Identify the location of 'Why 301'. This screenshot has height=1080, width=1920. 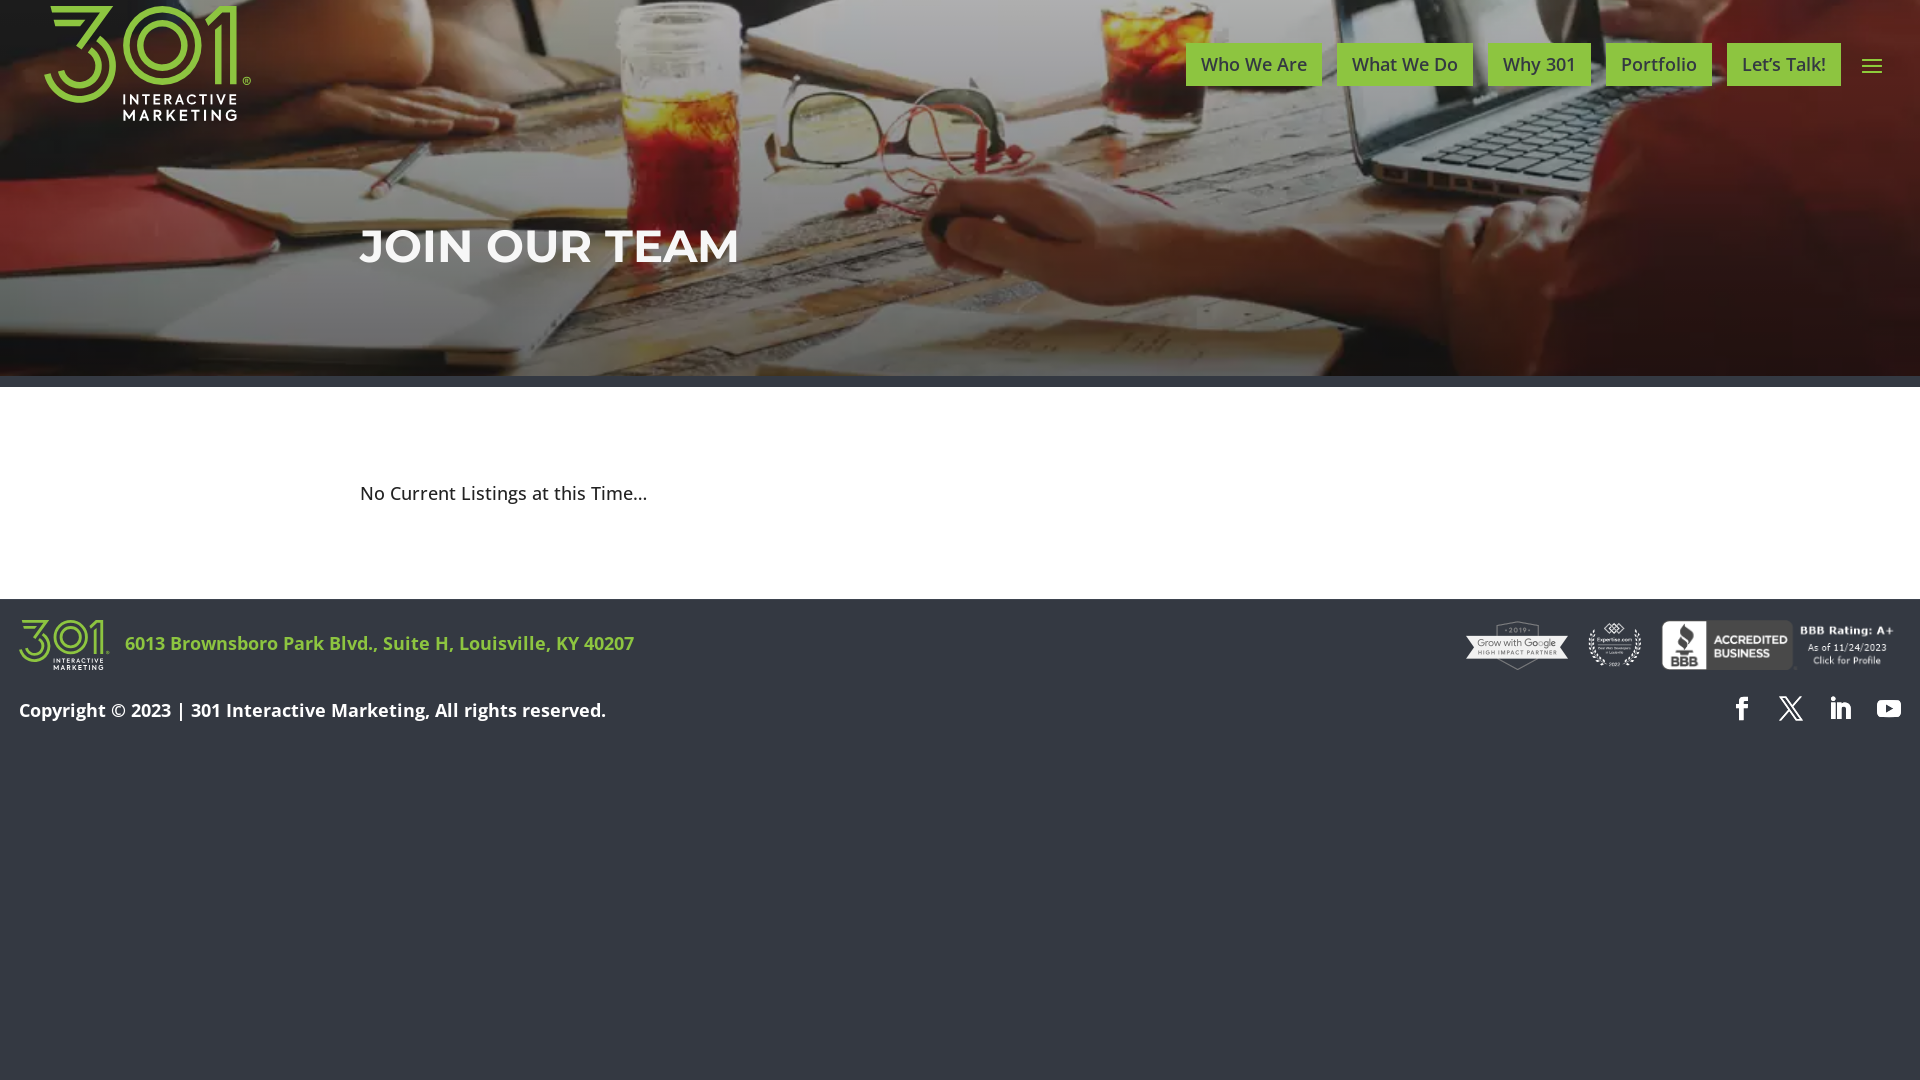
(1538, 63).